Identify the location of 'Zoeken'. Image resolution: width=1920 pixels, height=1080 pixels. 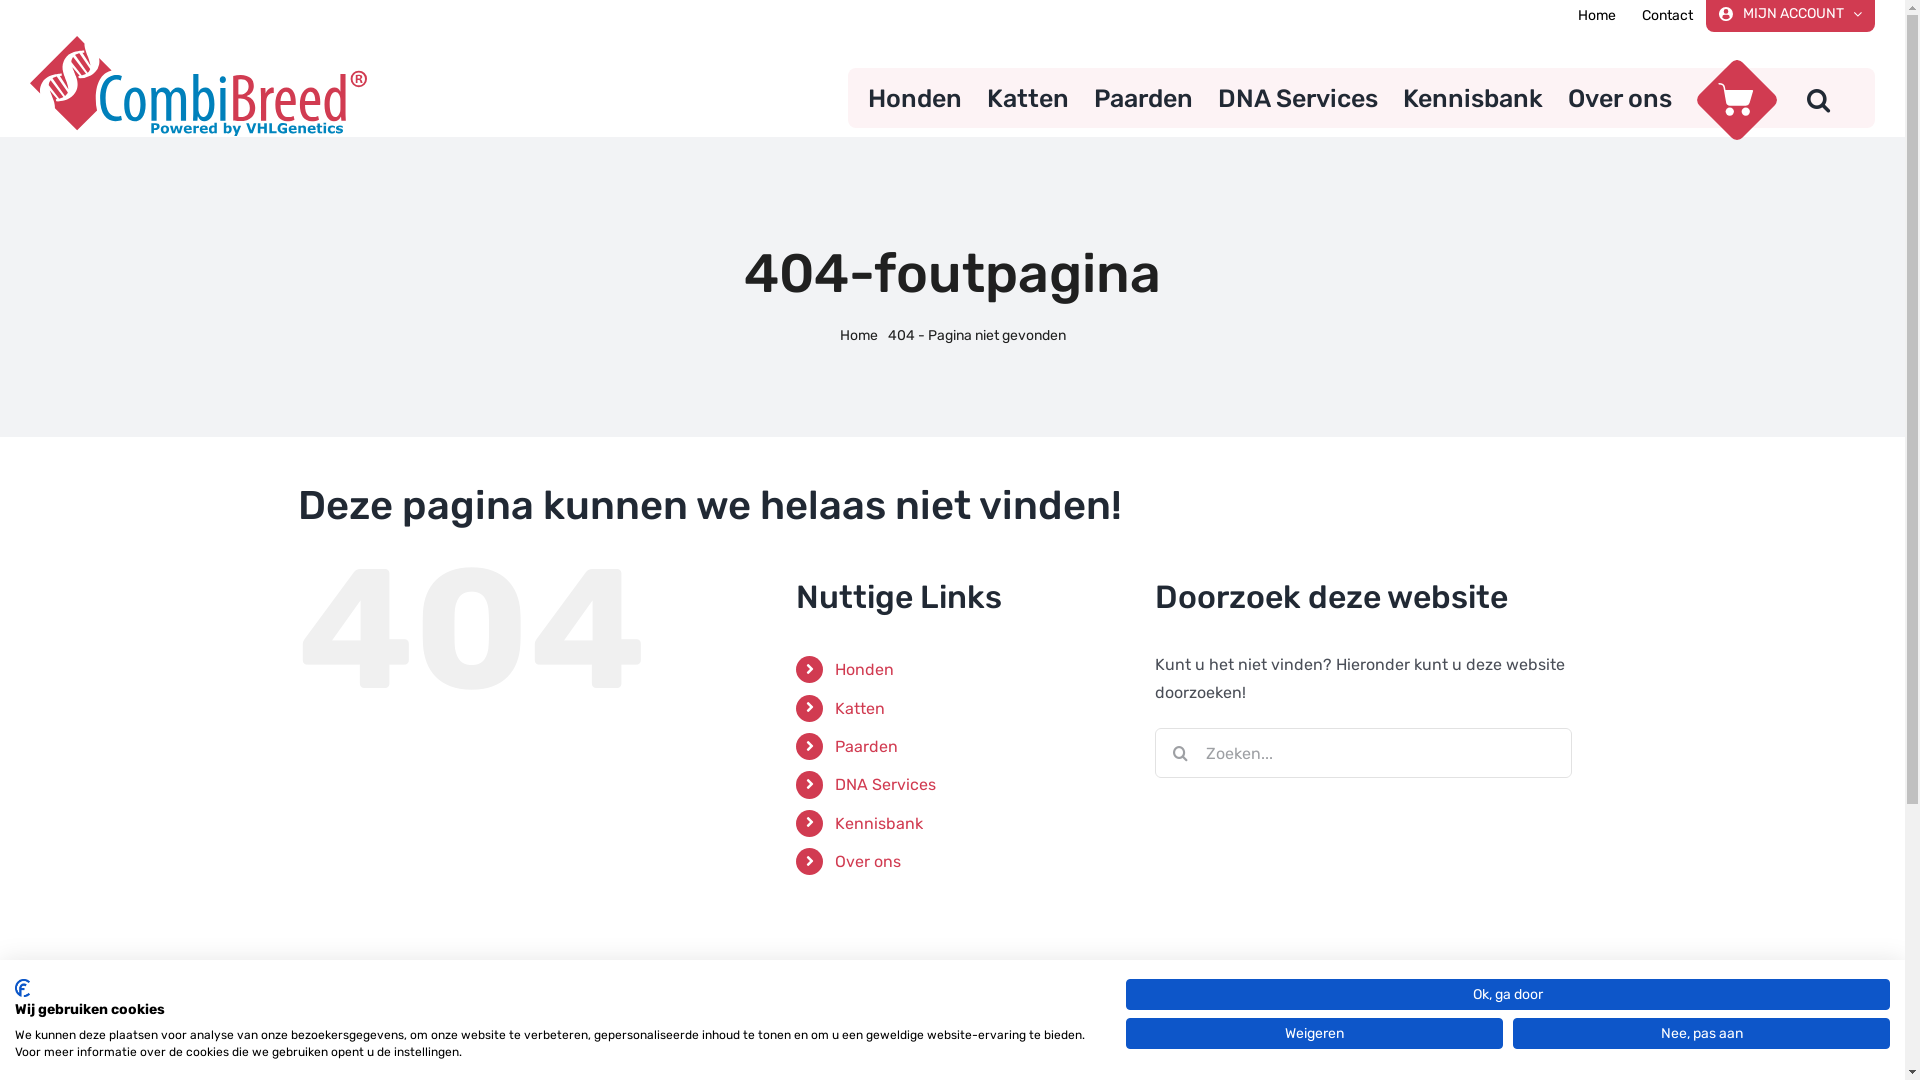
(1818, 97).